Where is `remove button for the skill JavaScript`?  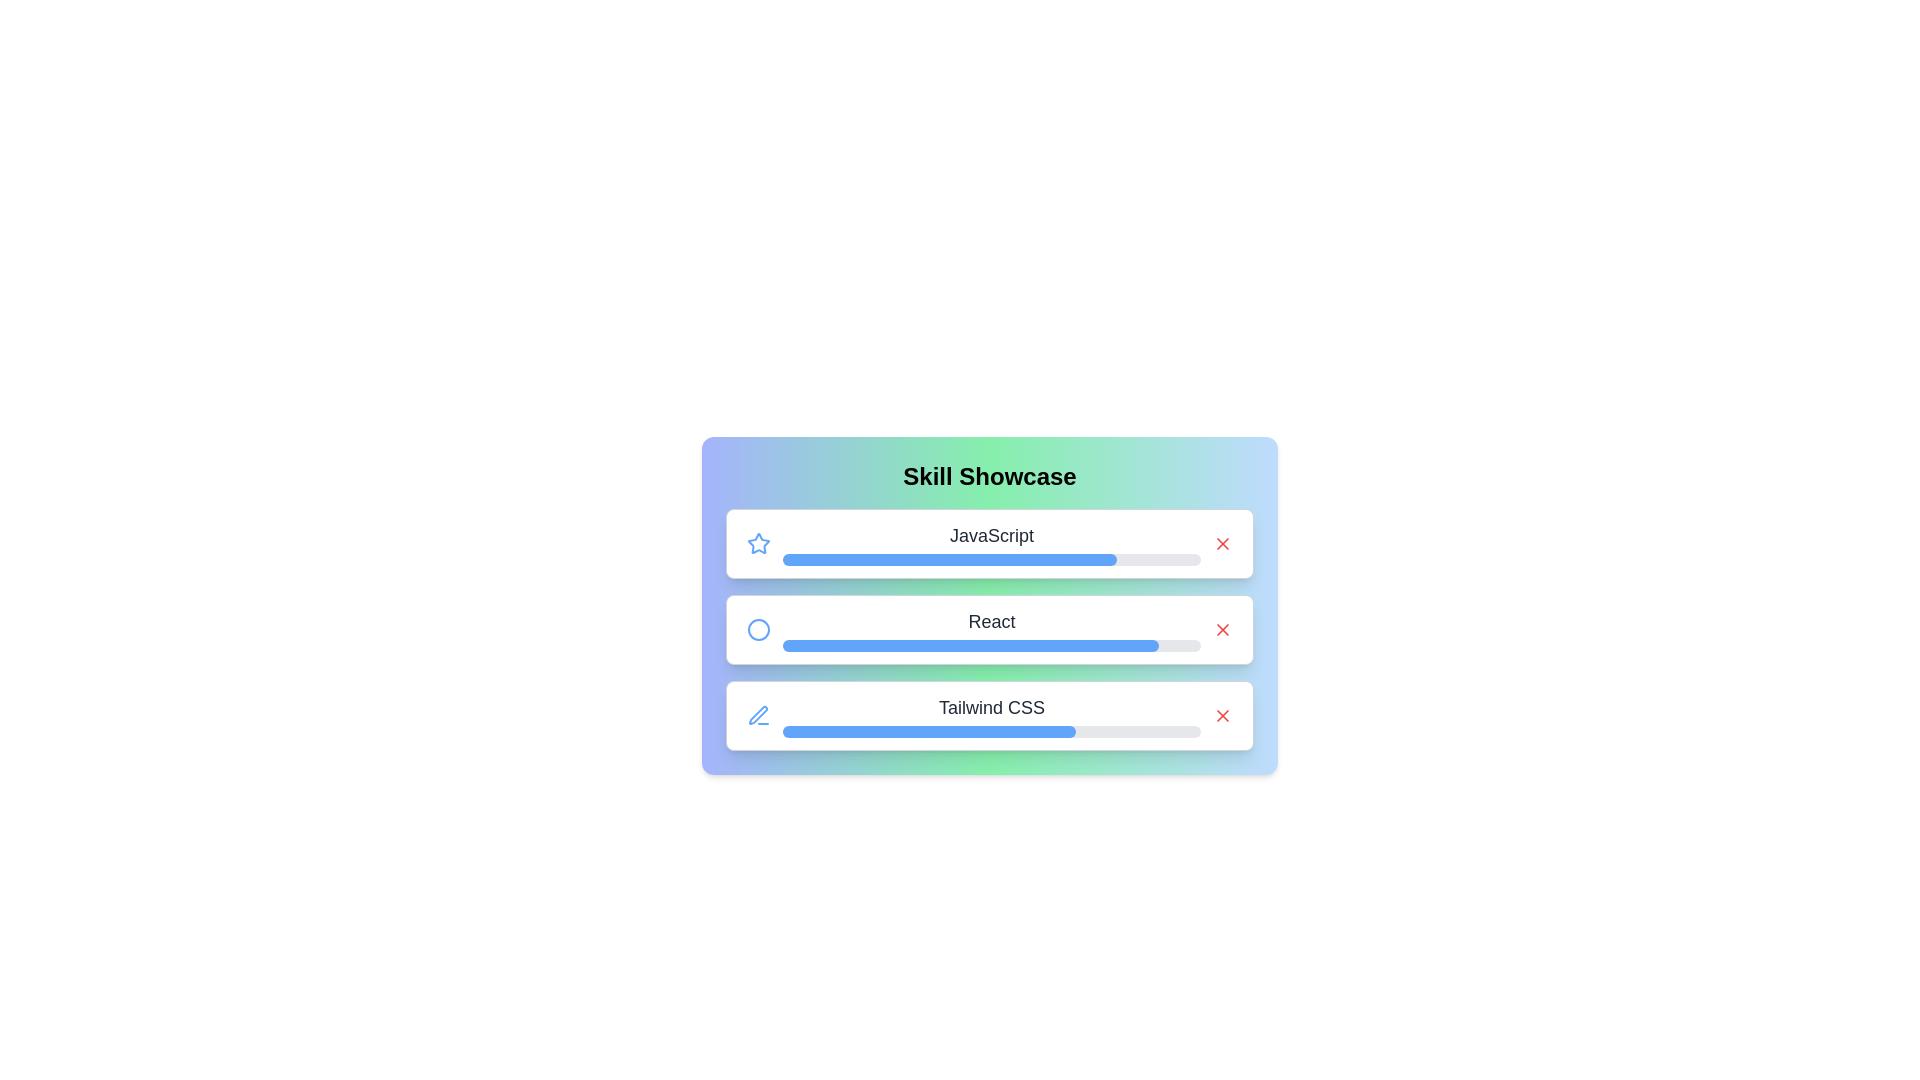
remove button for the skill JavaScript is located at coordinates (1222, 543).